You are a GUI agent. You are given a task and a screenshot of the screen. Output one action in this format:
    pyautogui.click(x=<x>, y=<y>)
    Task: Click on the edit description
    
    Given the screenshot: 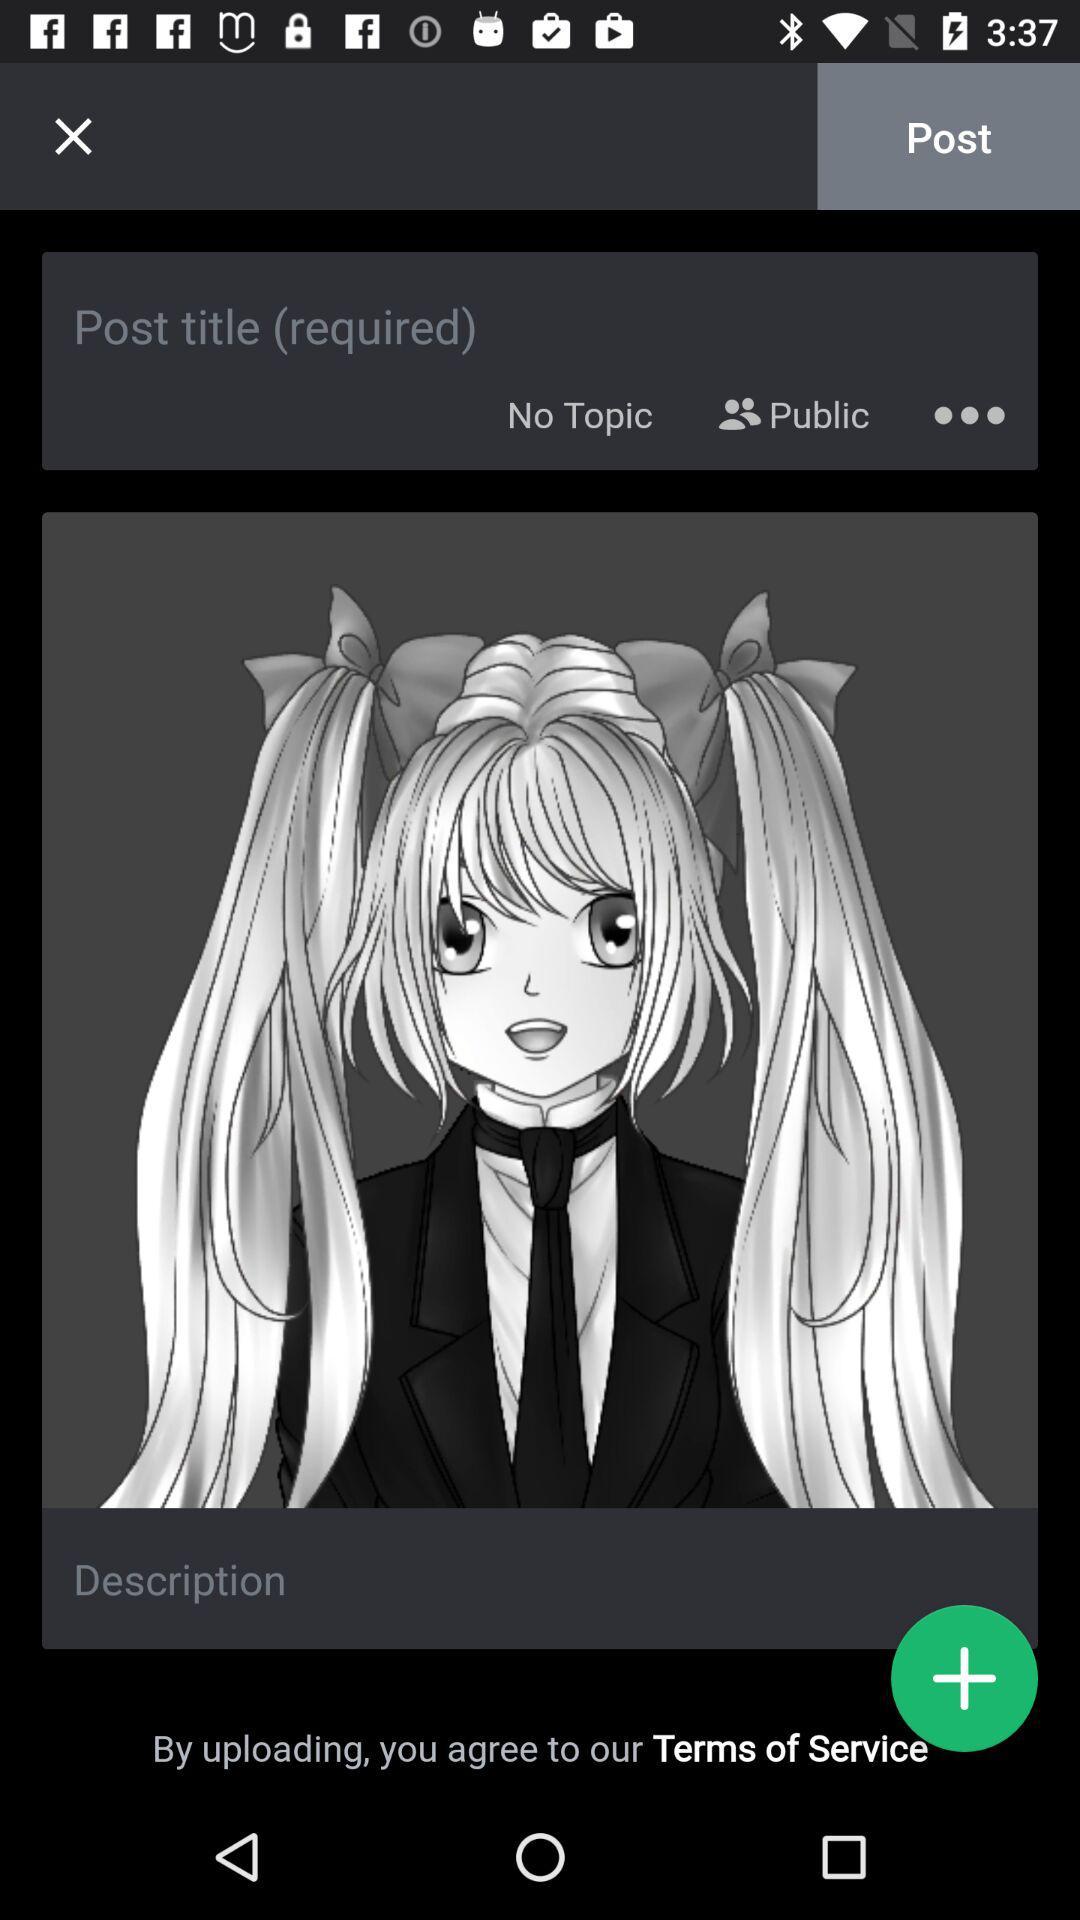 What is the action you would take?
    pyautogui.click(x=540, y=1577)
    